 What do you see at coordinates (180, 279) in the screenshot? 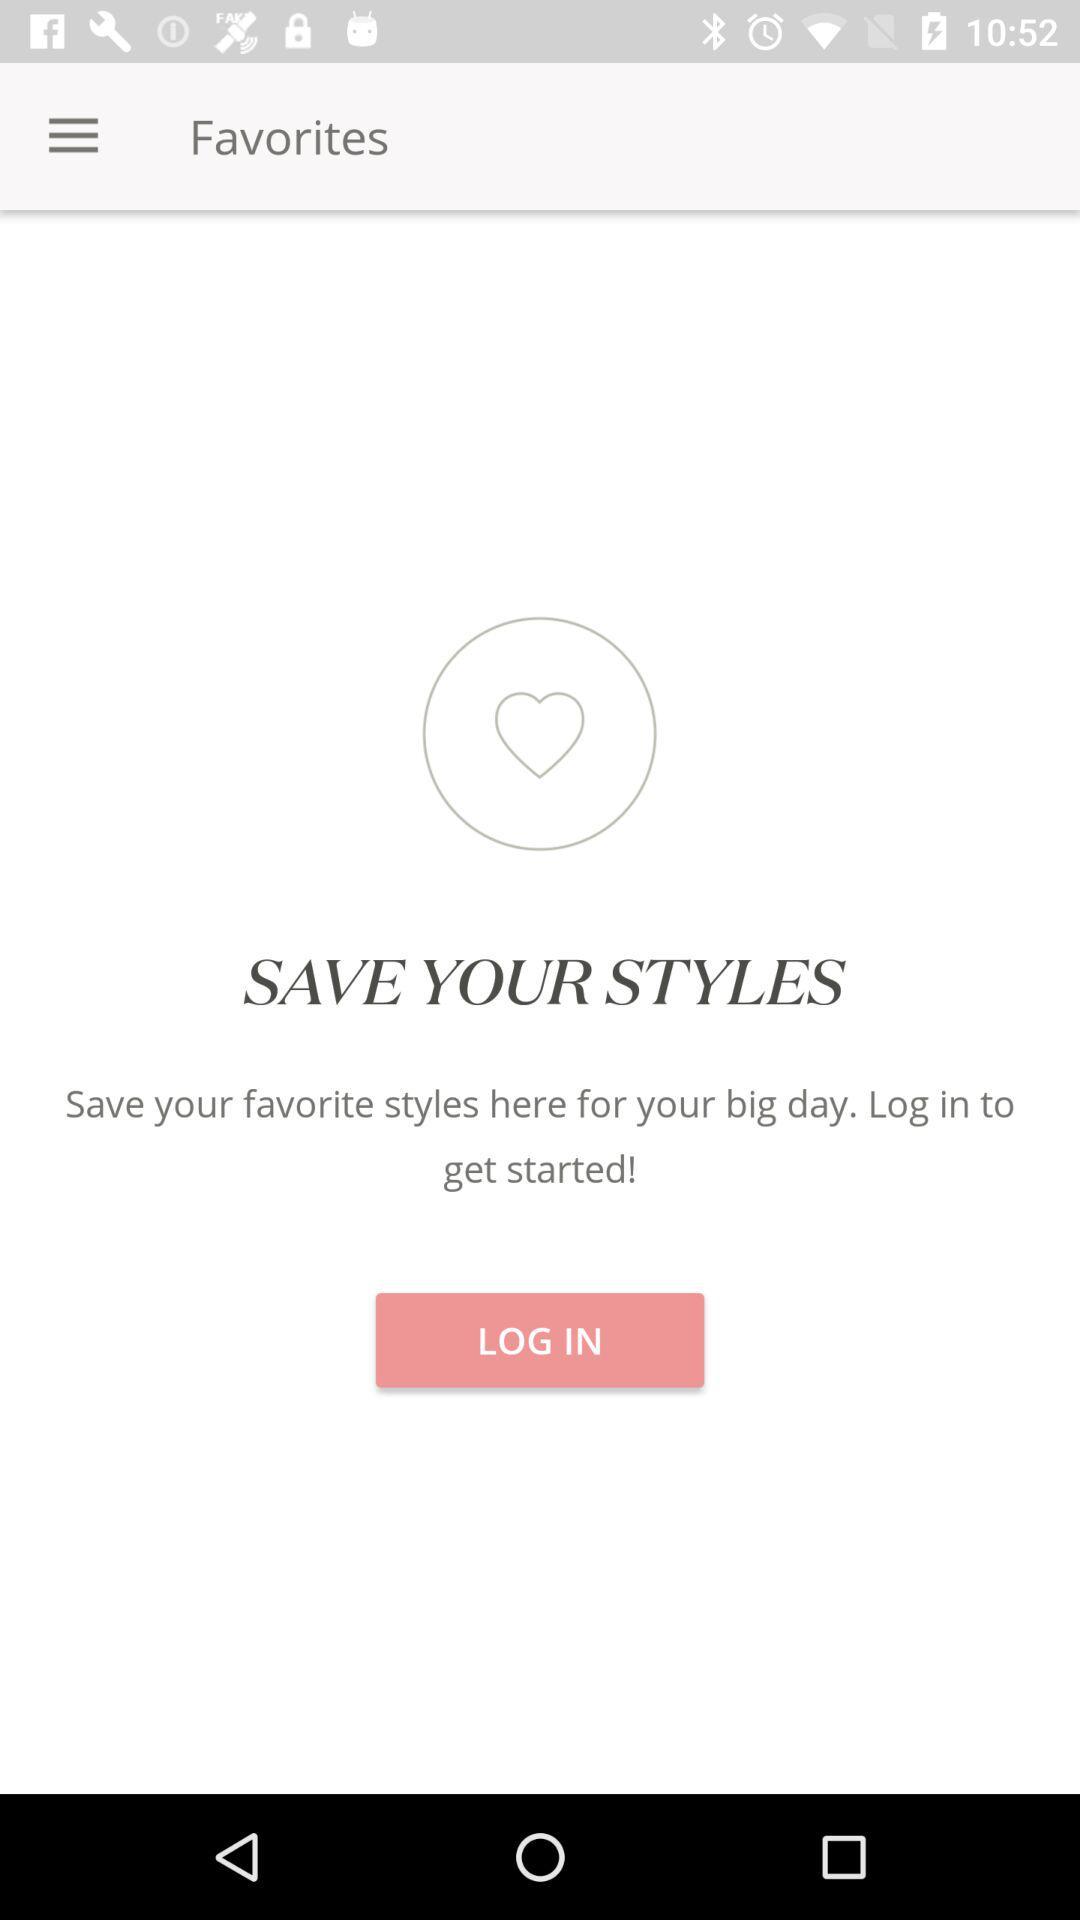
I see `icon above hello item` at bounding box center [180, 279].